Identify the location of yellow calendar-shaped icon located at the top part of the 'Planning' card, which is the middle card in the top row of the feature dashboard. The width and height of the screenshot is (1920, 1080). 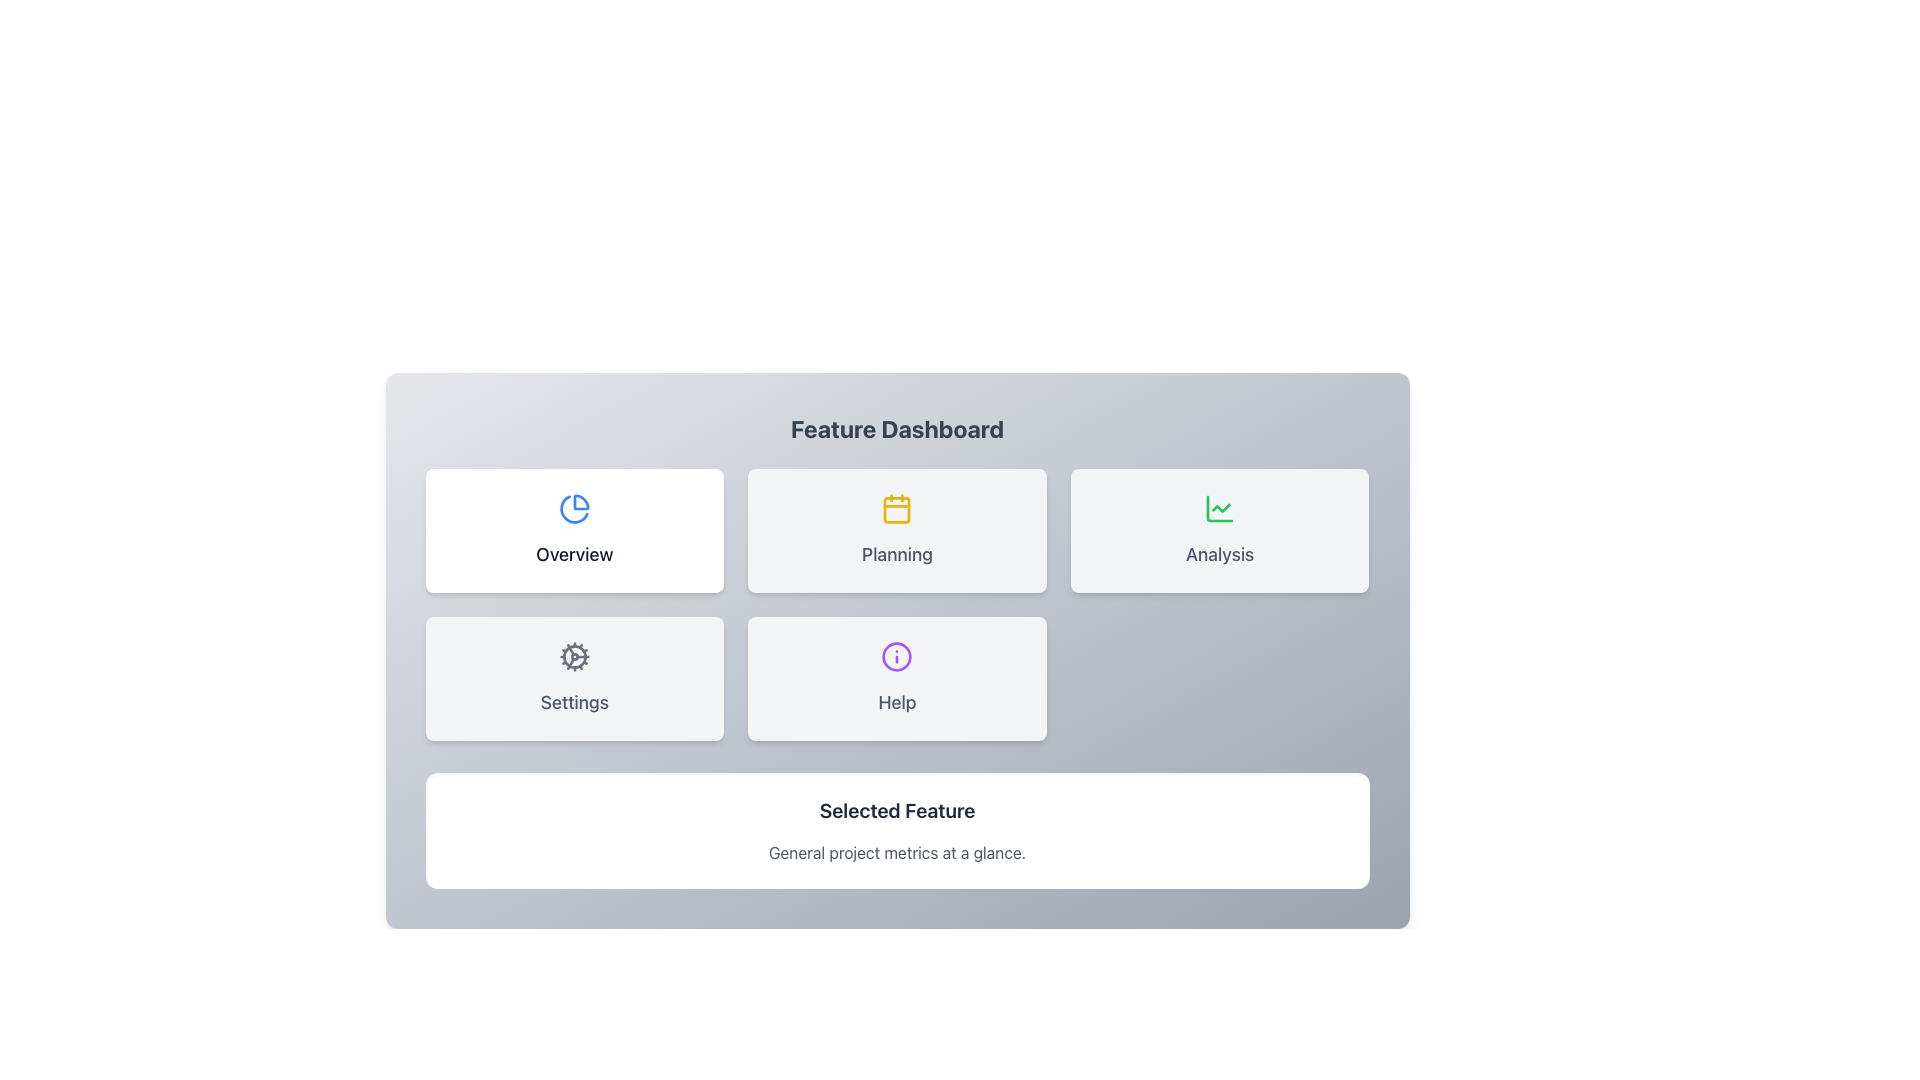
(896, 508).